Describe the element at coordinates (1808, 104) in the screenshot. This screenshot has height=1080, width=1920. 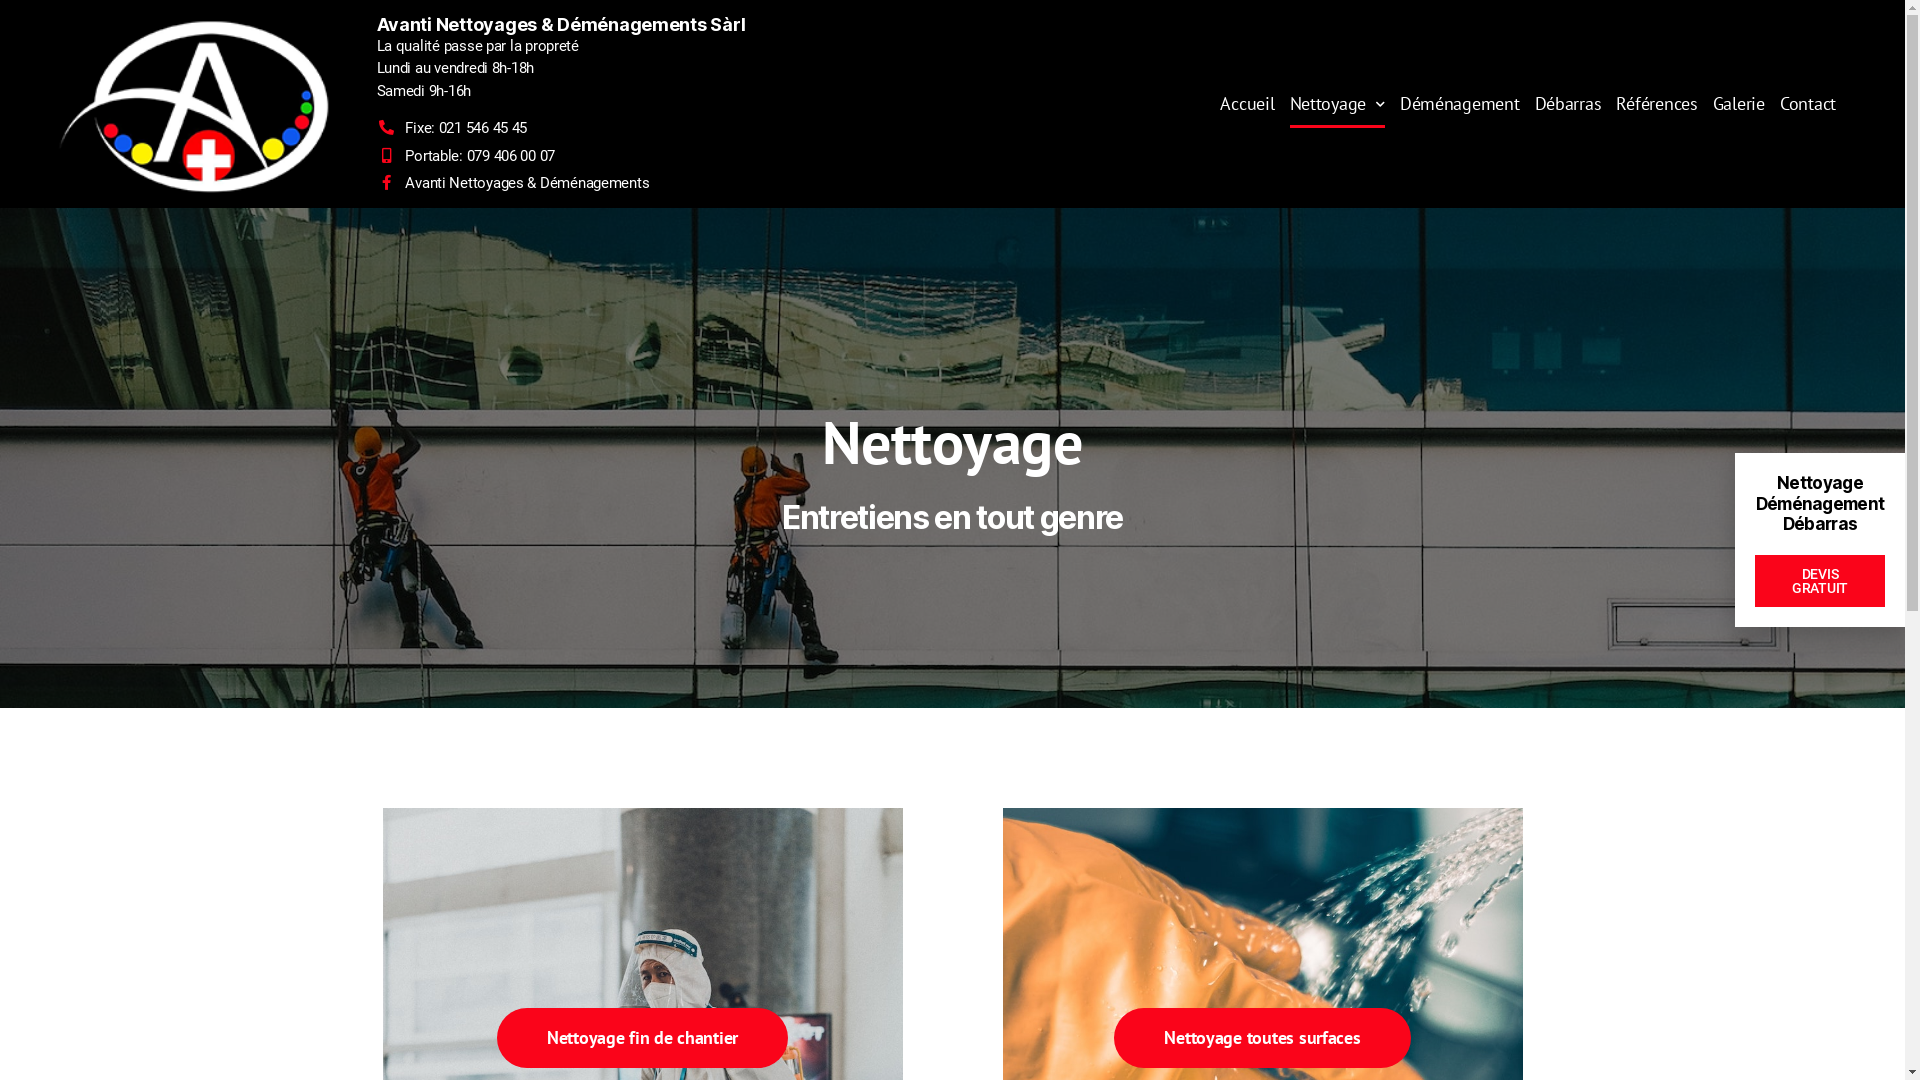
I see `'Contact'` at that location.